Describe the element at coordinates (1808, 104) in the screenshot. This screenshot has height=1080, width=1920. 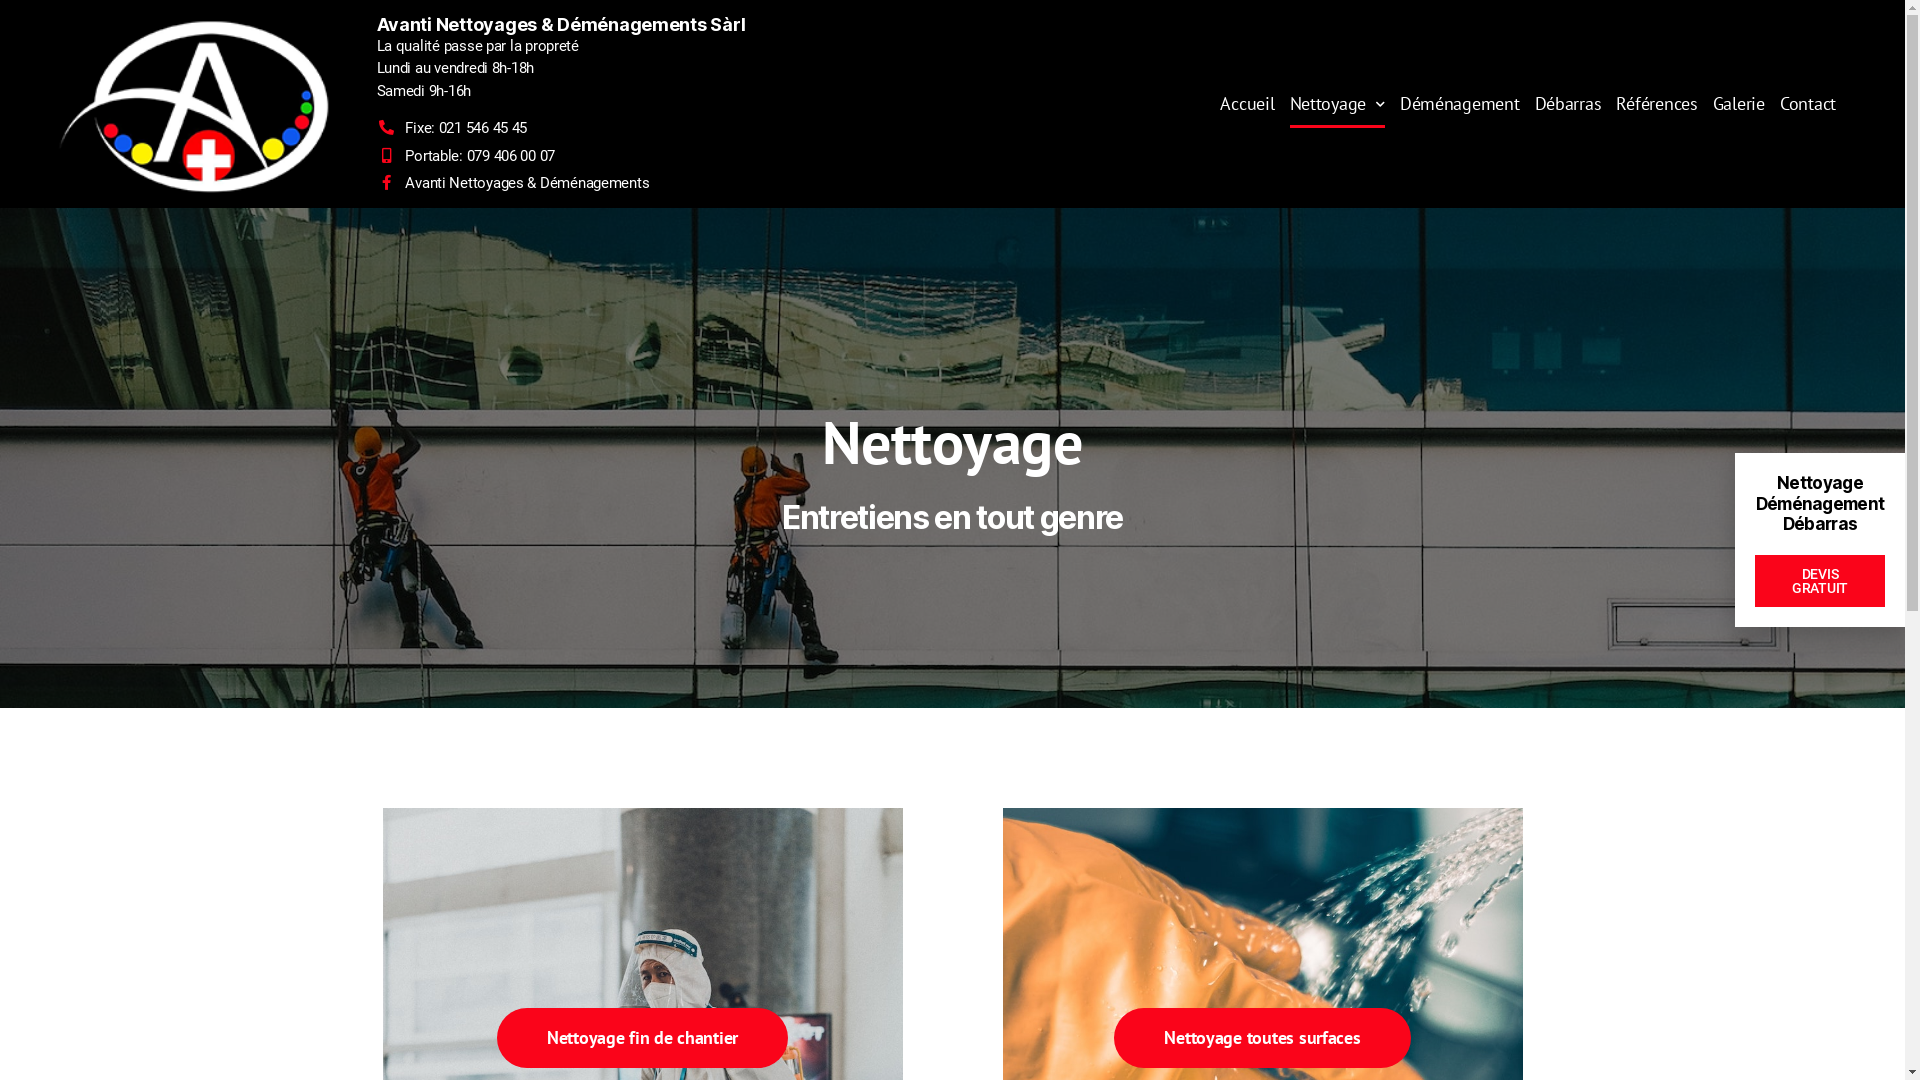
I see `'Contact'` at that location.